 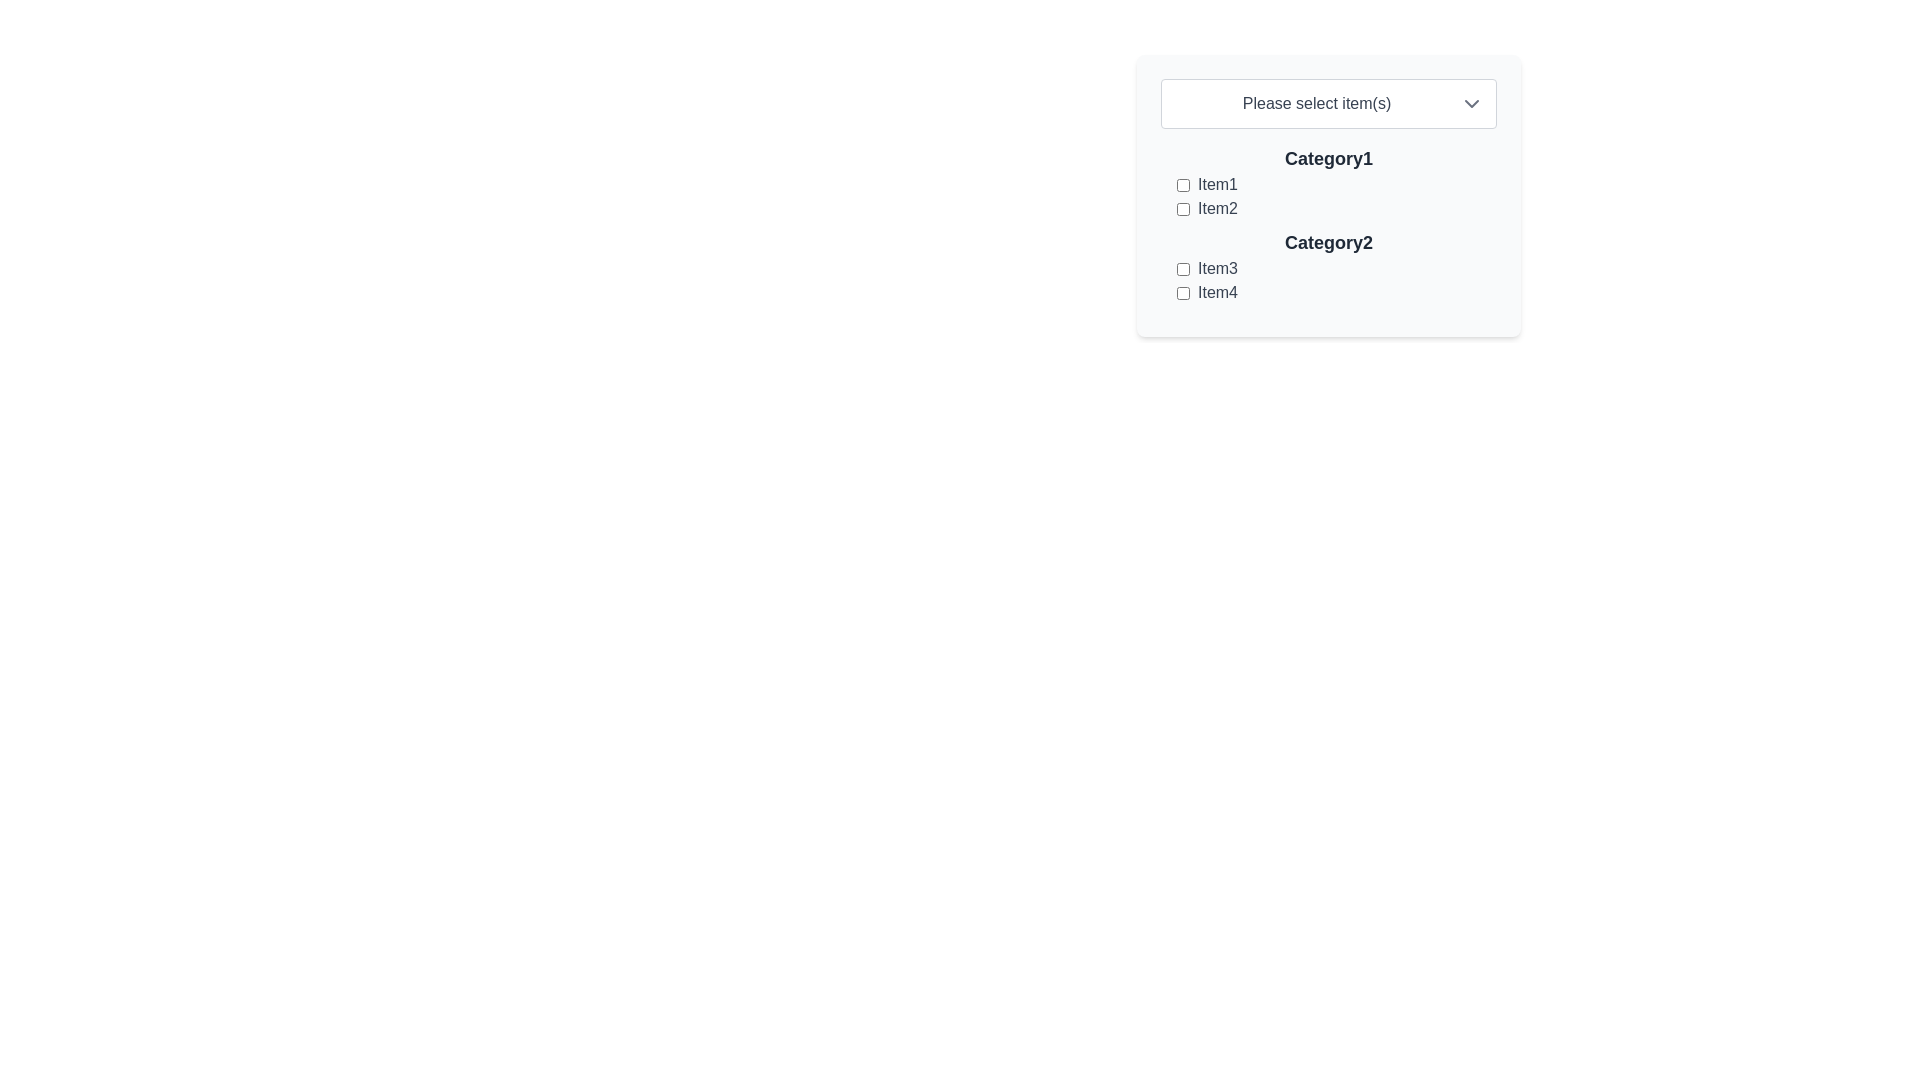 What do you see at coordinates (1217, 185) in the screenshot?
I see `the static text label displaying 'Item1' in gray font, located to the right of the checkbox in the upper section of 'Category1'` at bounding box center [1217, 185].